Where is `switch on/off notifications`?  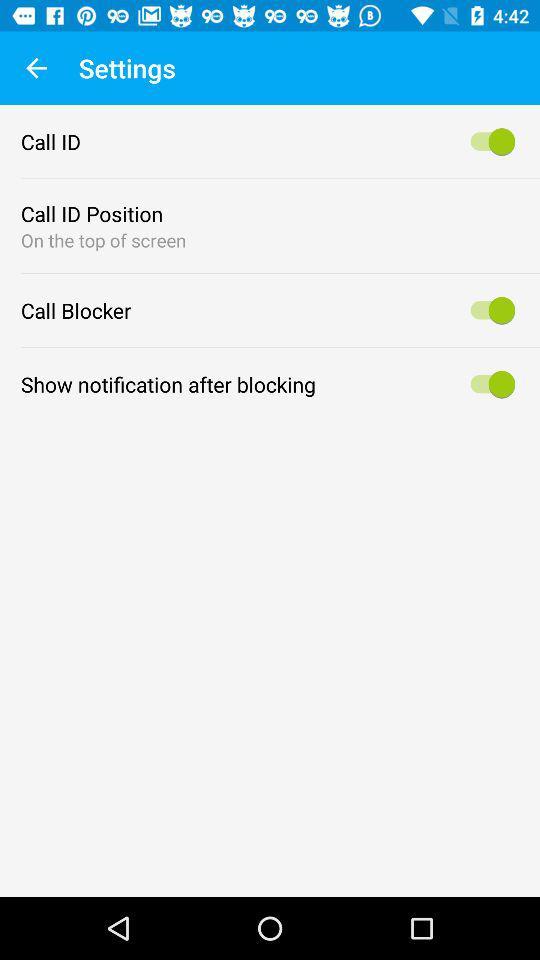
switch on/off notifications is located at coordinates (488, 383).